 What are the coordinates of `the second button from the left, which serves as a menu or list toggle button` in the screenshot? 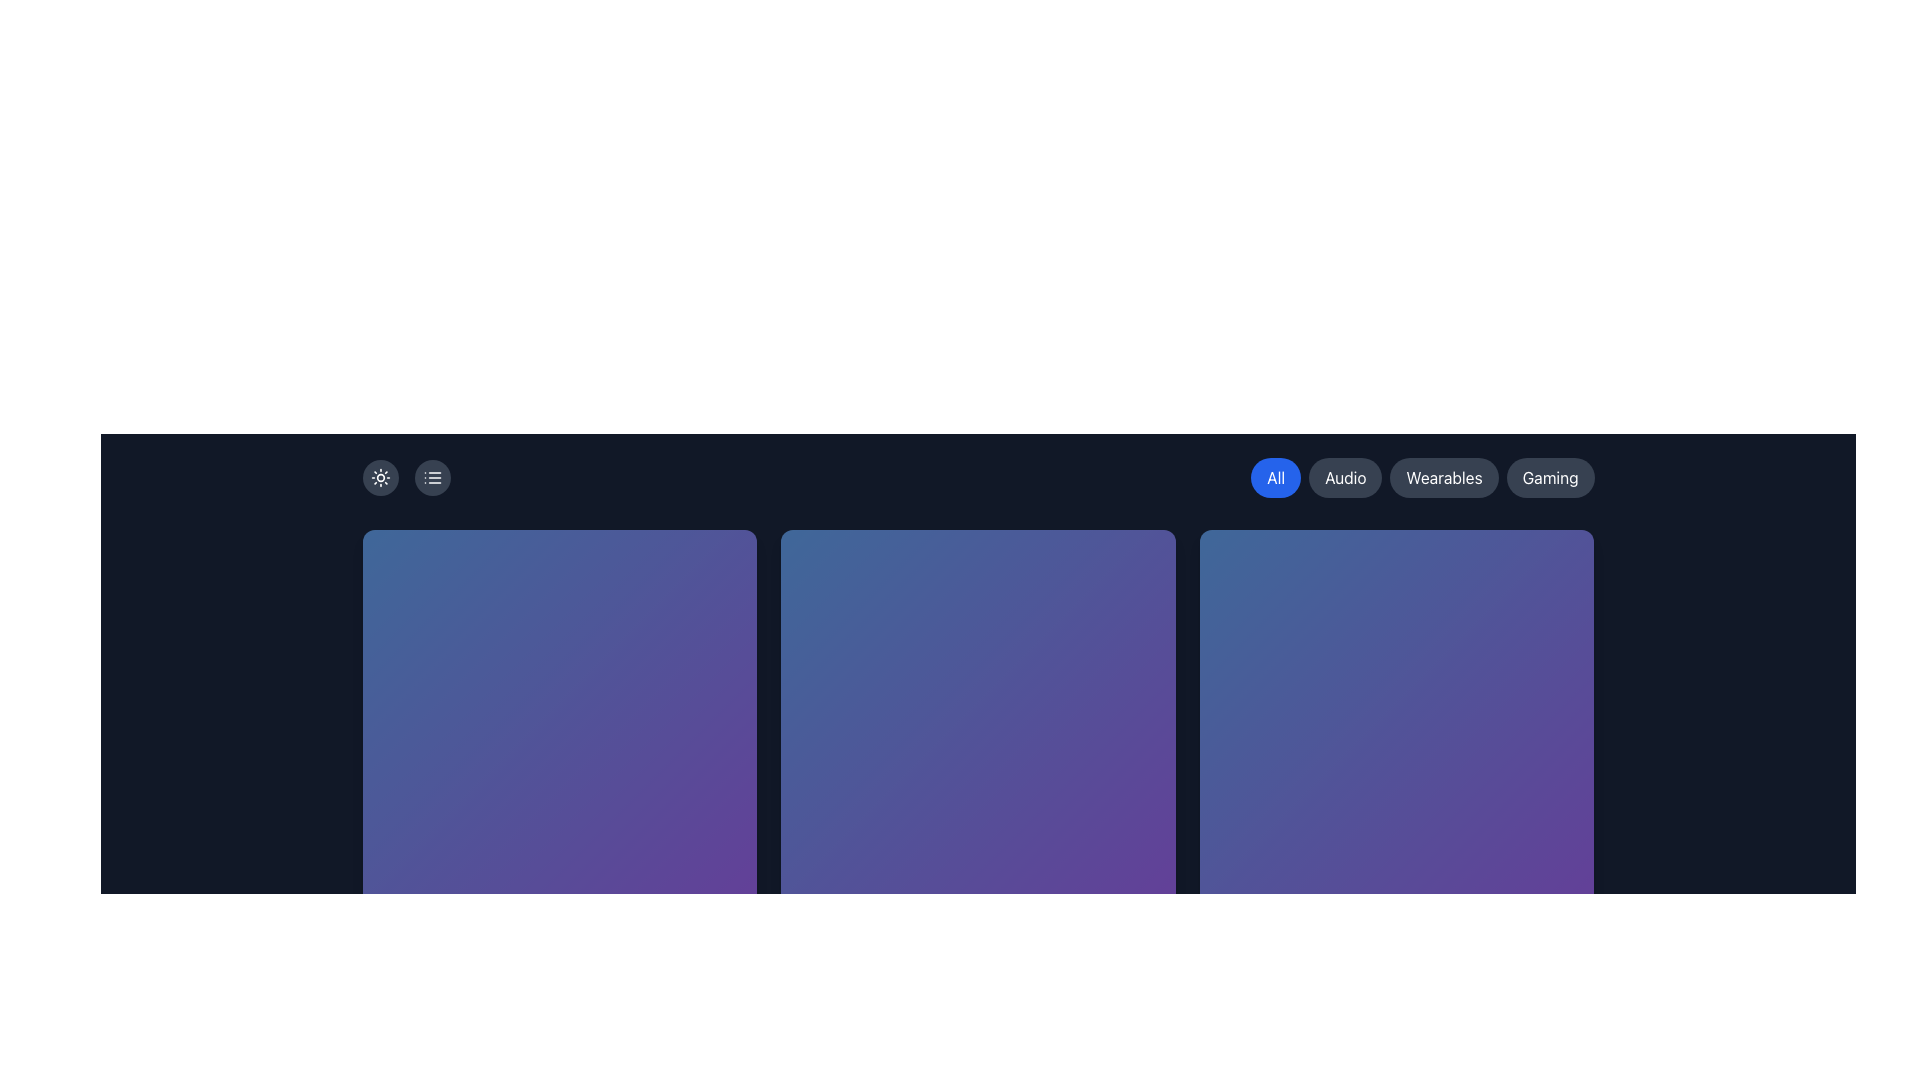 It's located at (431, 478).